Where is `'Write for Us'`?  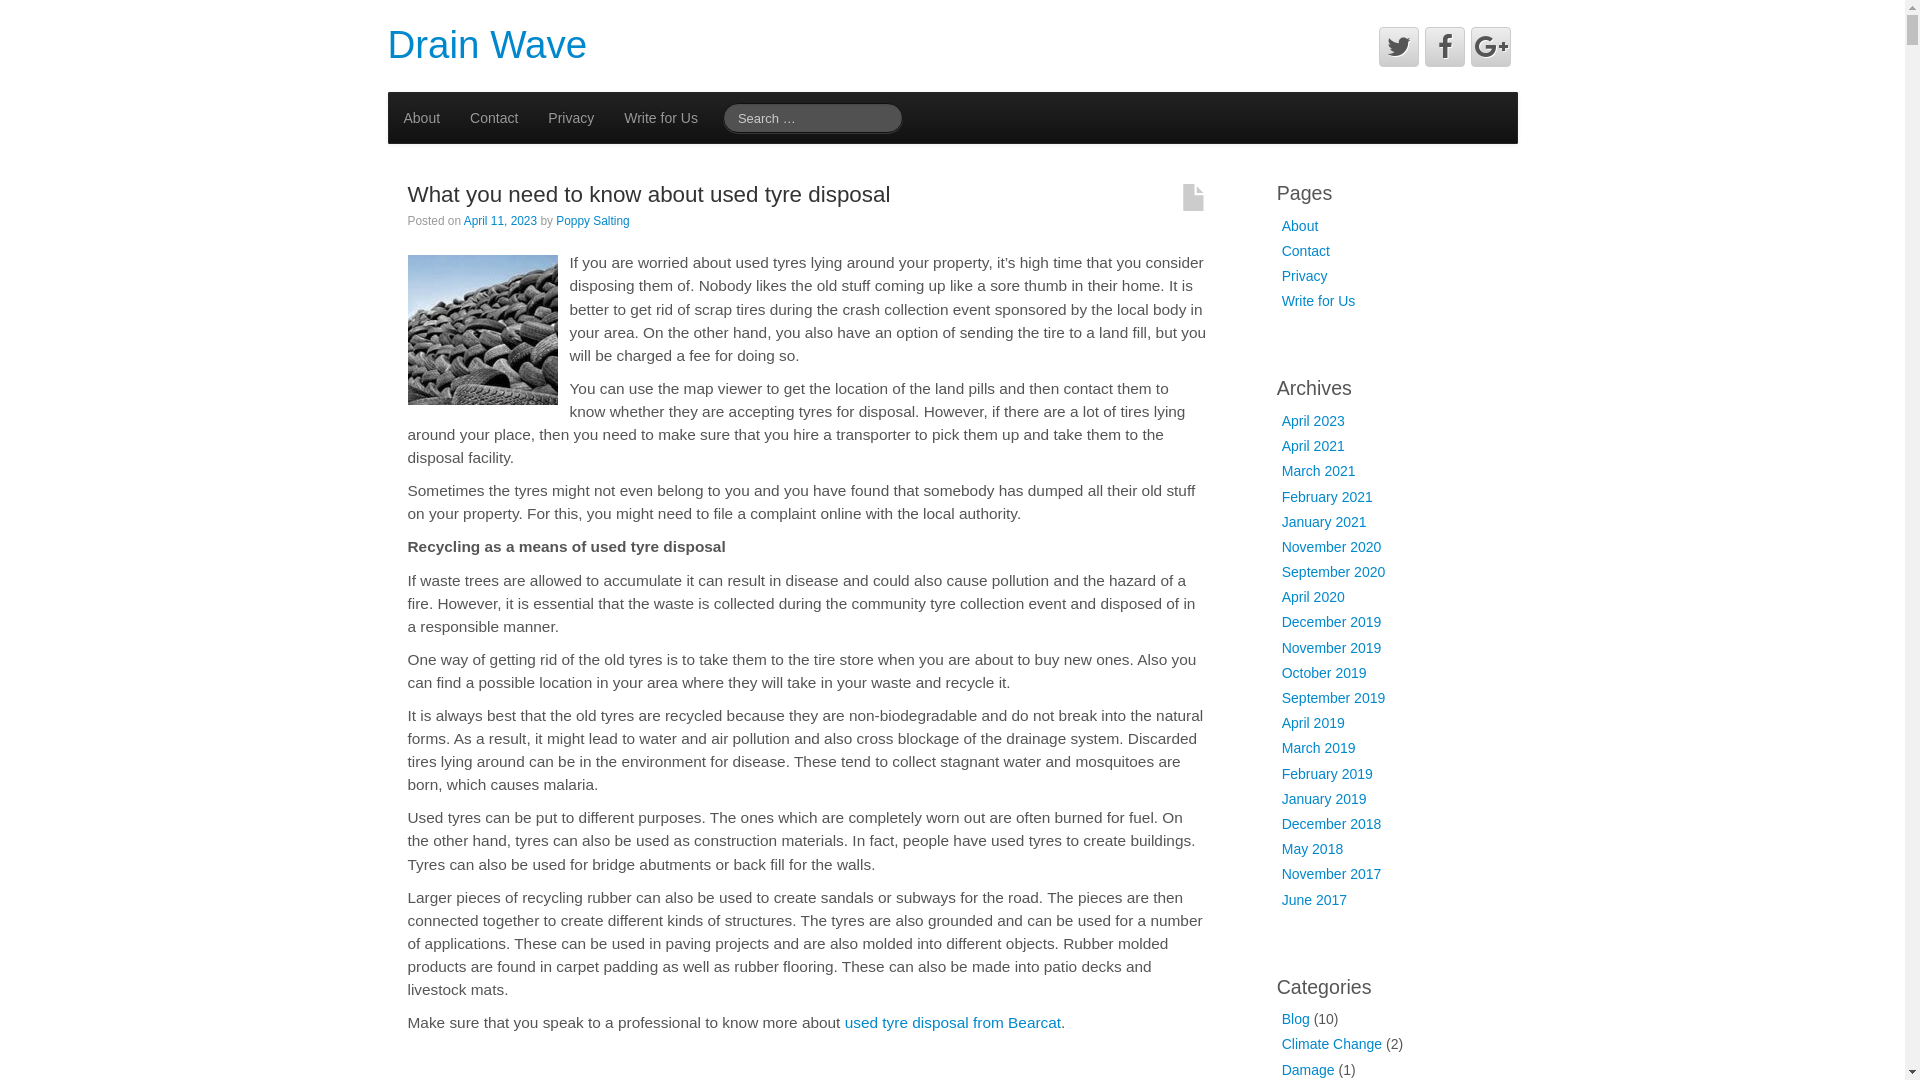
'Write for Us' is located at coordinates (661, 118).